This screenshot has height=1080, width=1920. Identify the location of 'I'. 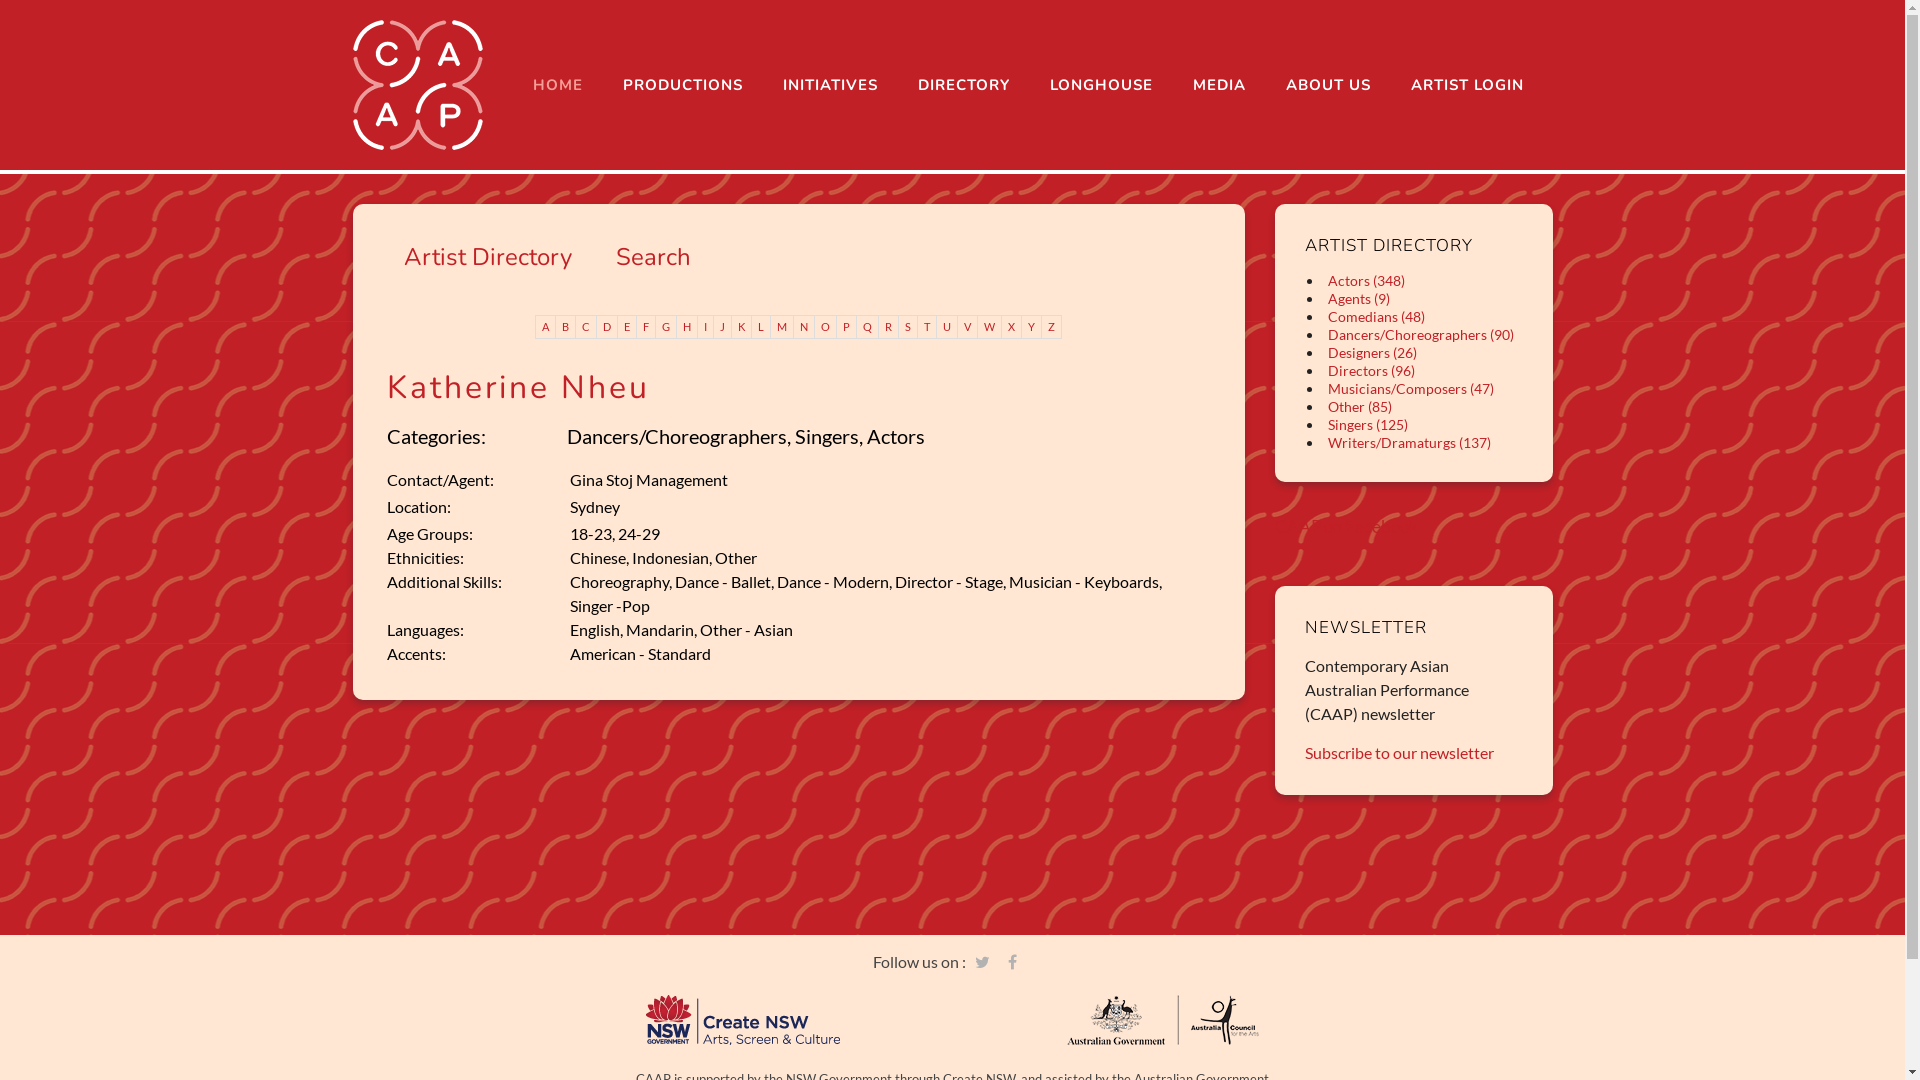
(697, 326).